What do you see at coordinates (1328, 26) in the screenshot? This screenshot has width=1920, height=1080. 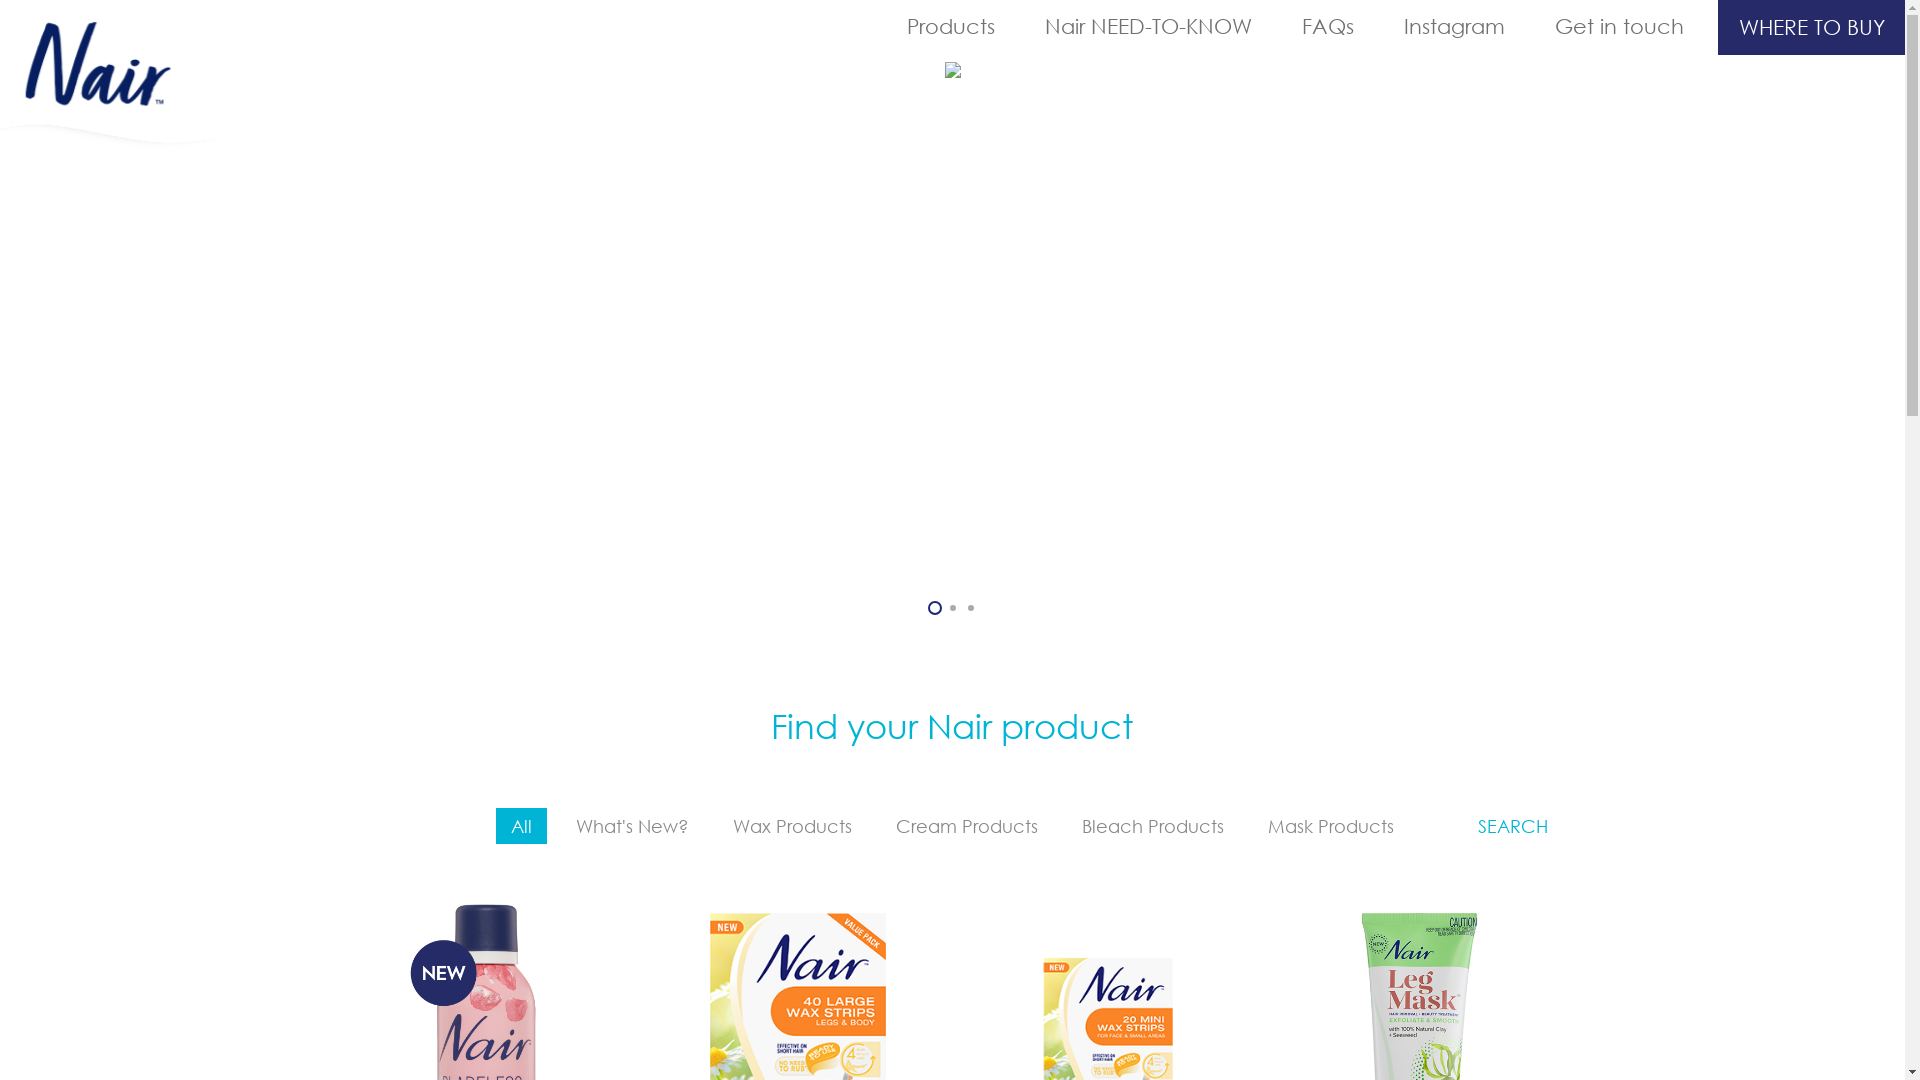 I see `'FAQs'` at bounding box center [1328, 26].